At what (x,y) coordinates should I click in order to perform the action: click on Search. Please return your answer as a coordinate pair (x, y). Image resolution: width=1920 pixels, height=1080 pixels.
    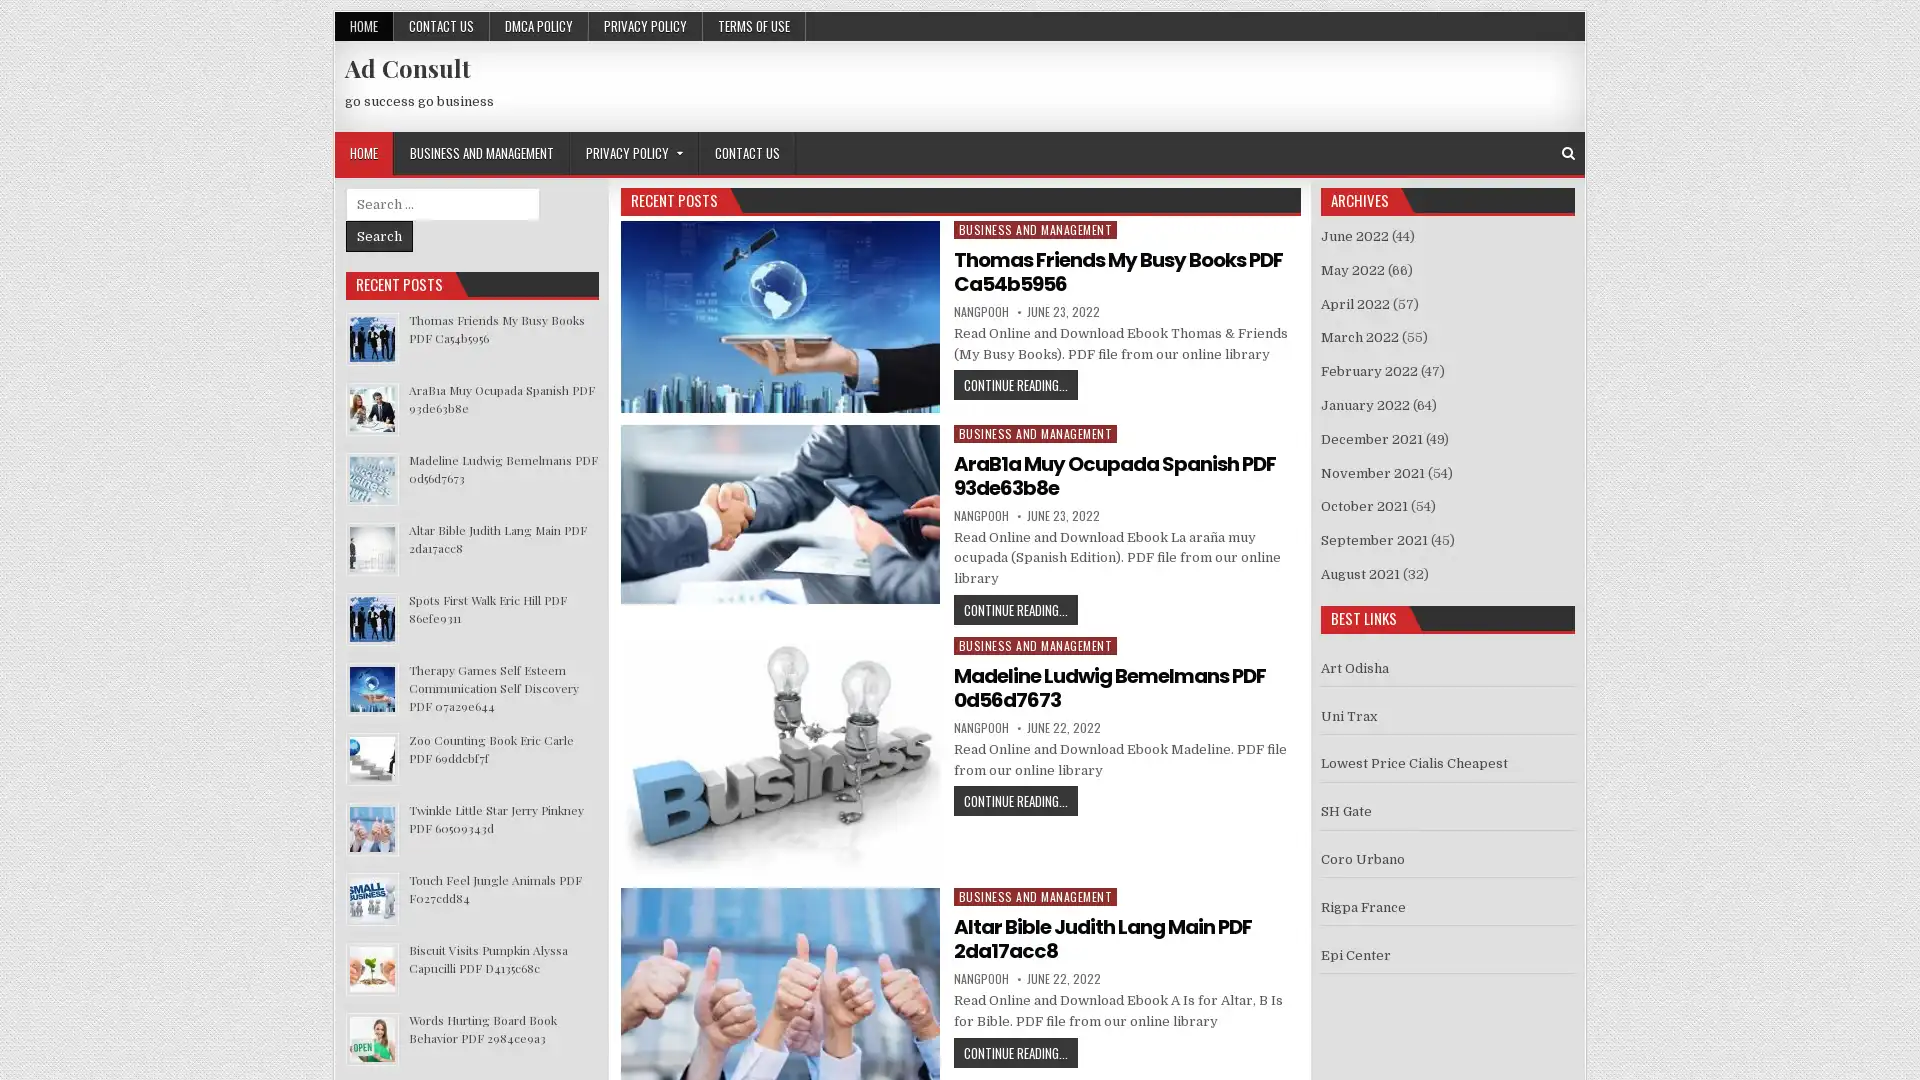
    Looking at the image, I should click on (378, 235).